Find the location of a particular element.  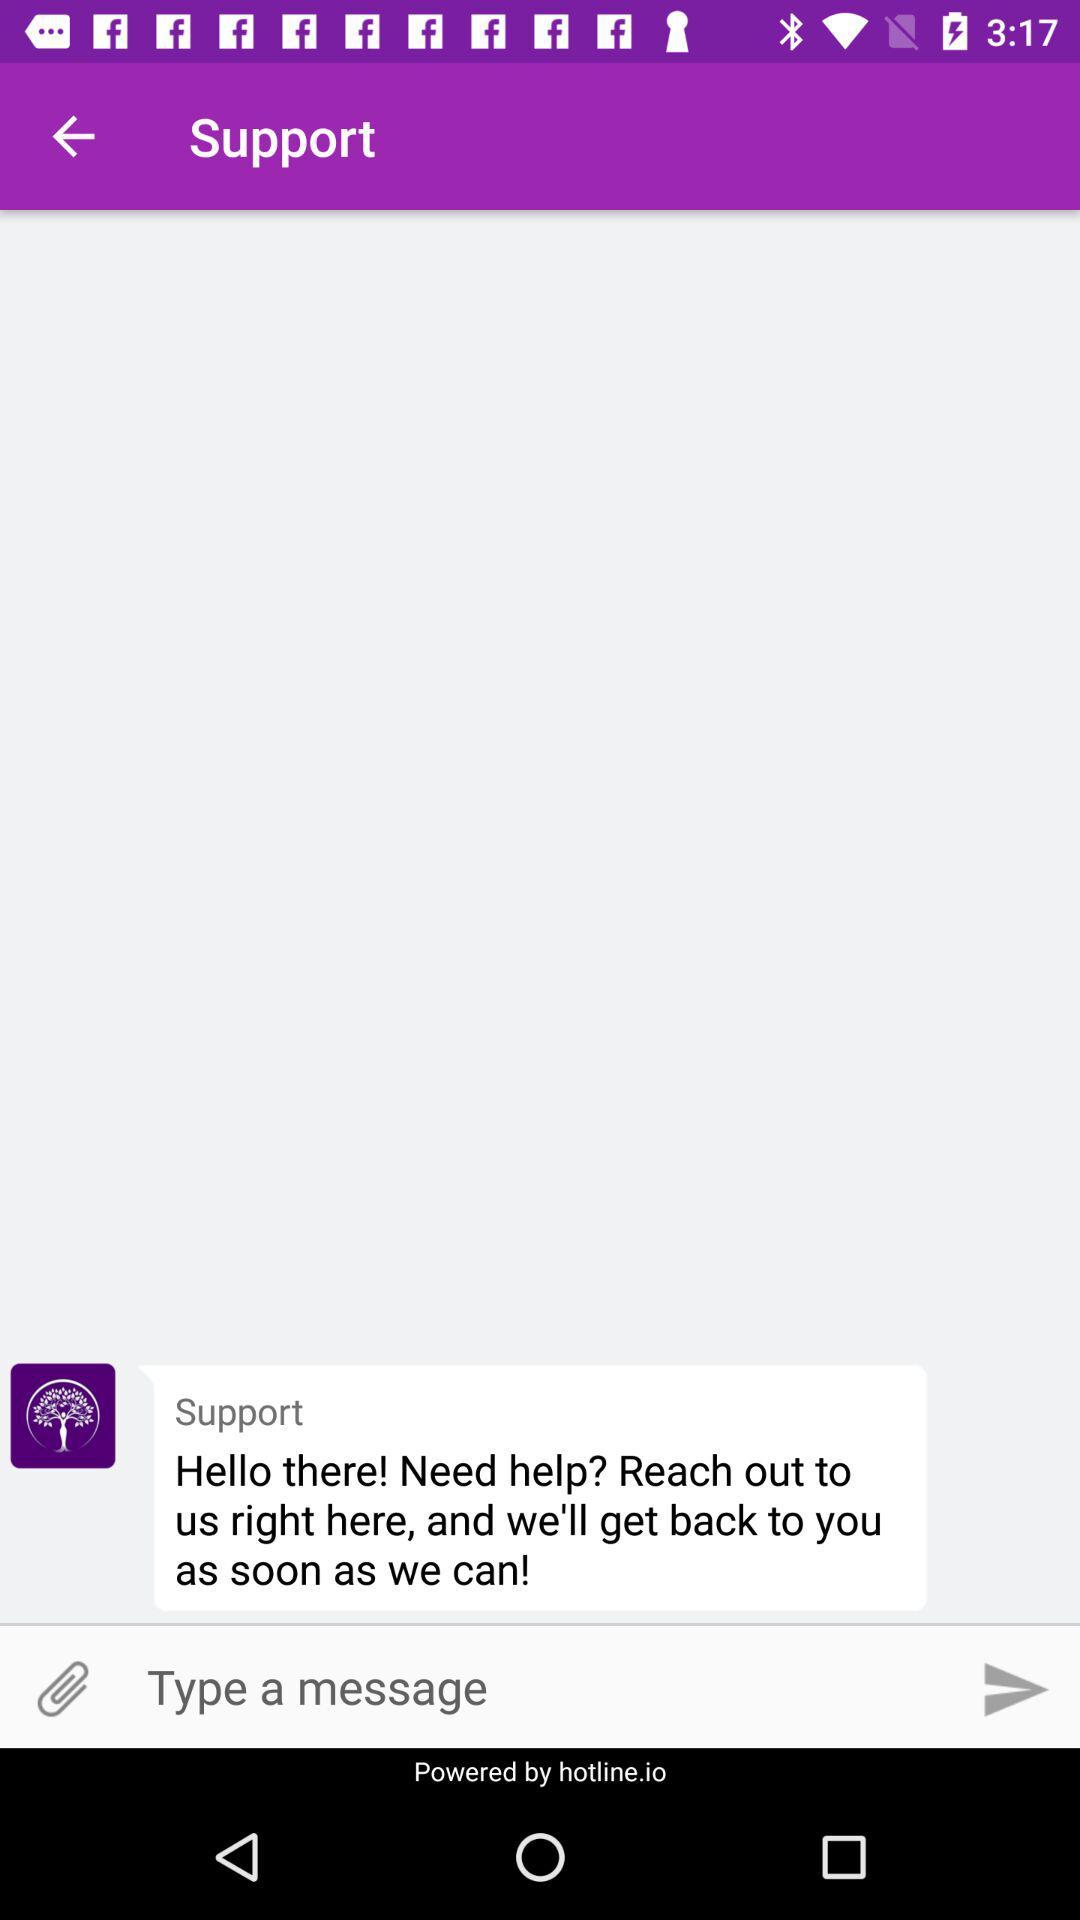

item next to the support is located at coordinates (61, 1415).